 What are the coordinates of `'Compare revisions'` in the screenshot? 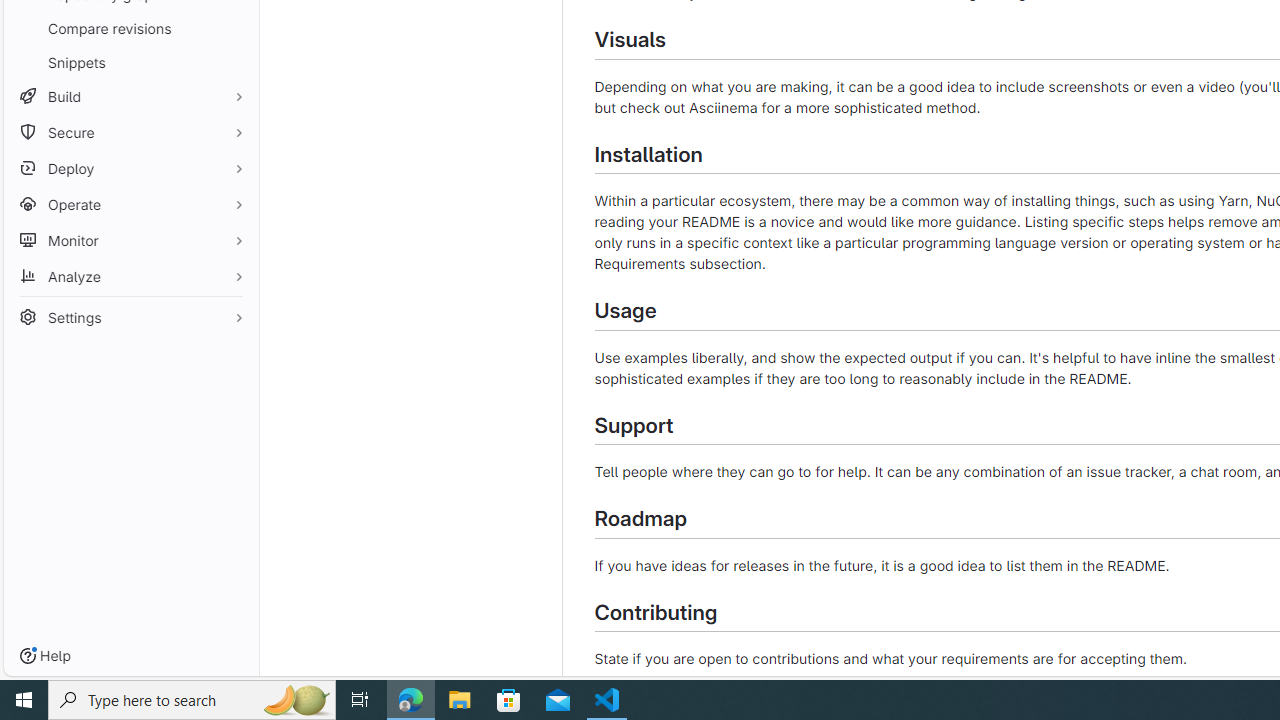 It's located at (130, 28).